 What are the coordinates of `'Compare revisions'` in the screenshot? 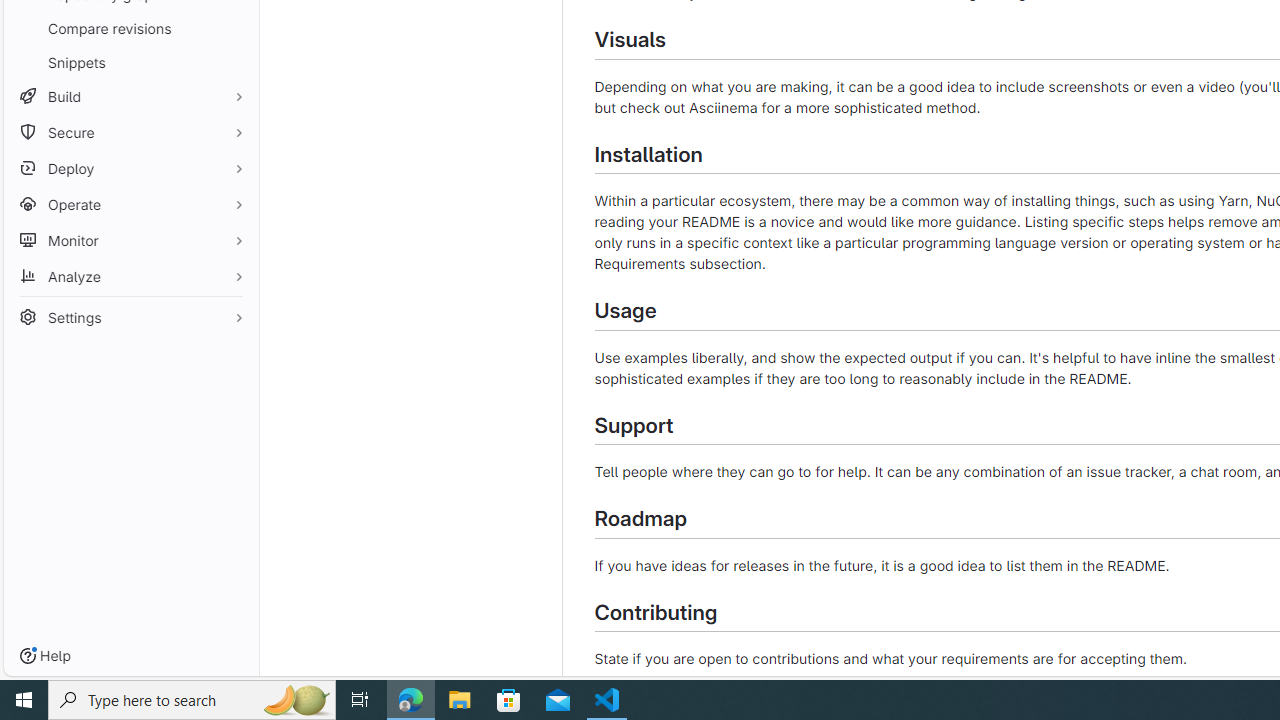 It's located at (130, 28).